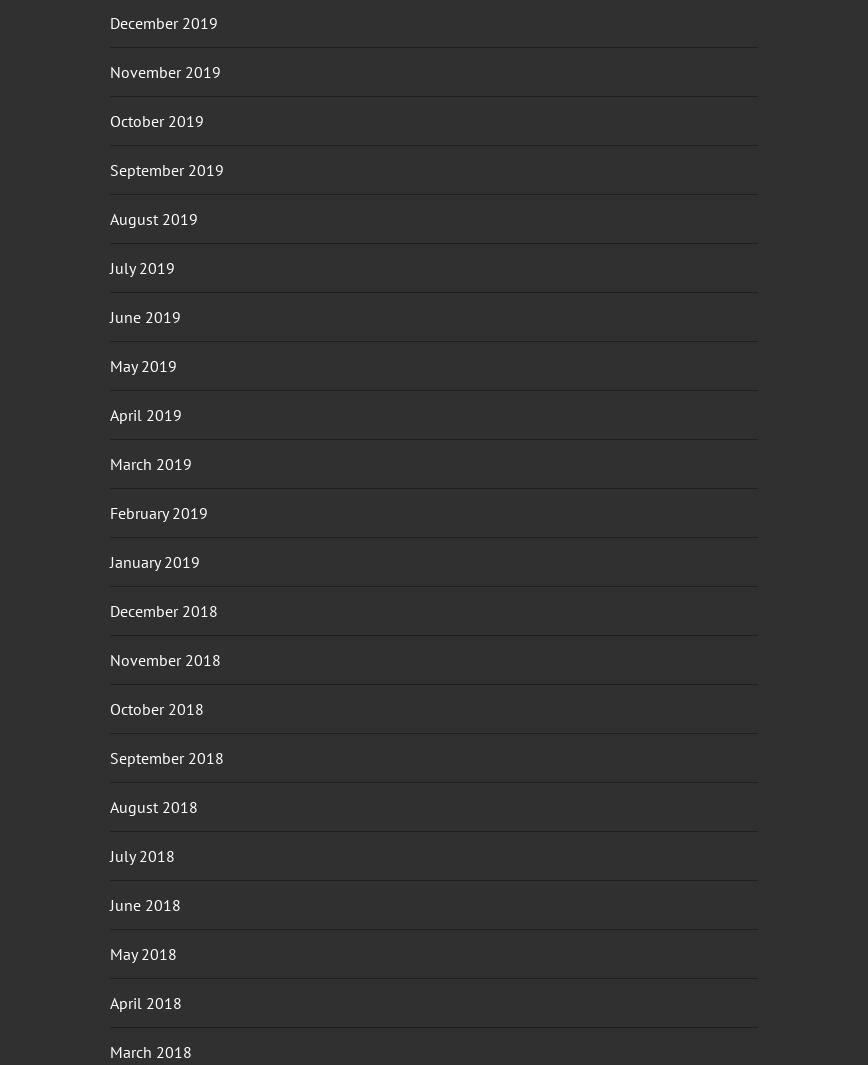  What do you see at coordinates (109, 511) in the screenshot?
I see `'February 2019'` at bounding box center [109, 511].